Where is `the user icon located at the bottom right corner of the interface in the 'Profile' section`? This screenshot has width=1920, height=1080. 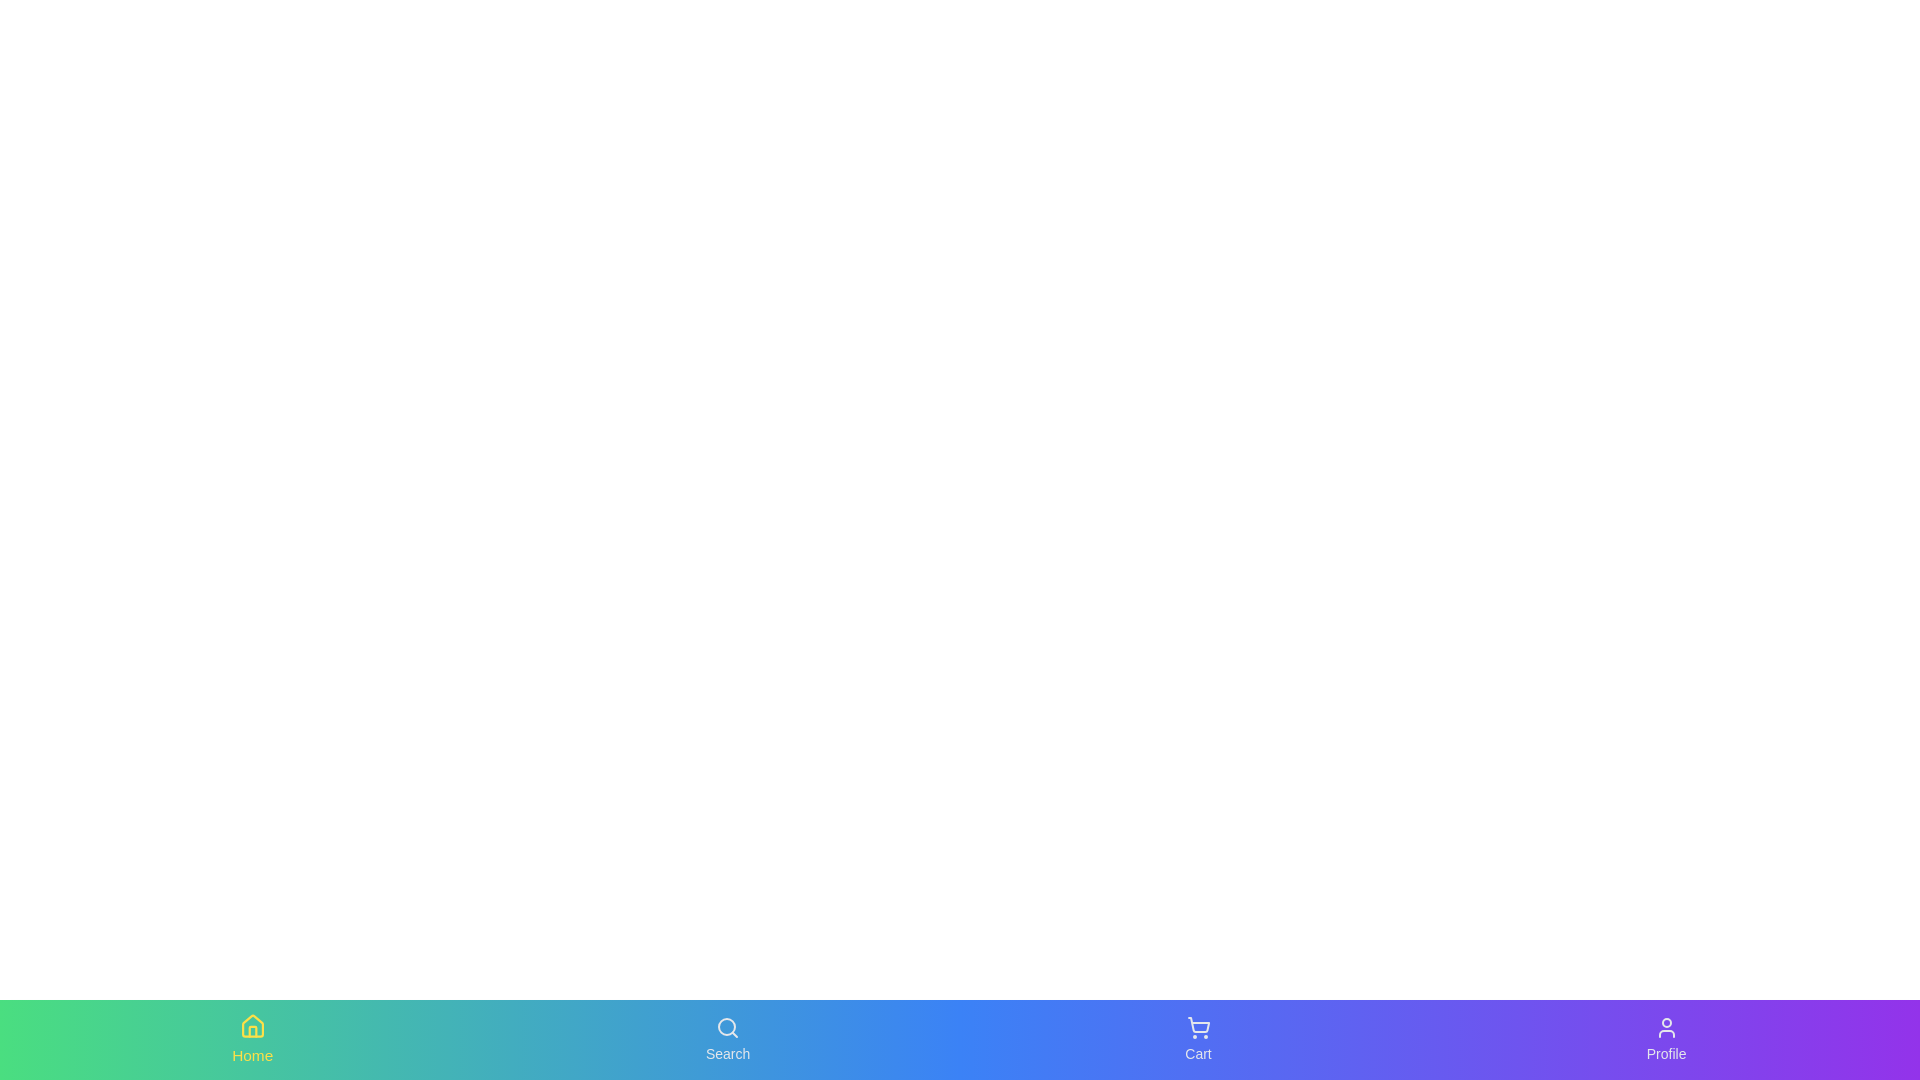
the user icon located at the bottom right corner of the interface in the 'Profile' section is located at coordinates (1666, 1028).